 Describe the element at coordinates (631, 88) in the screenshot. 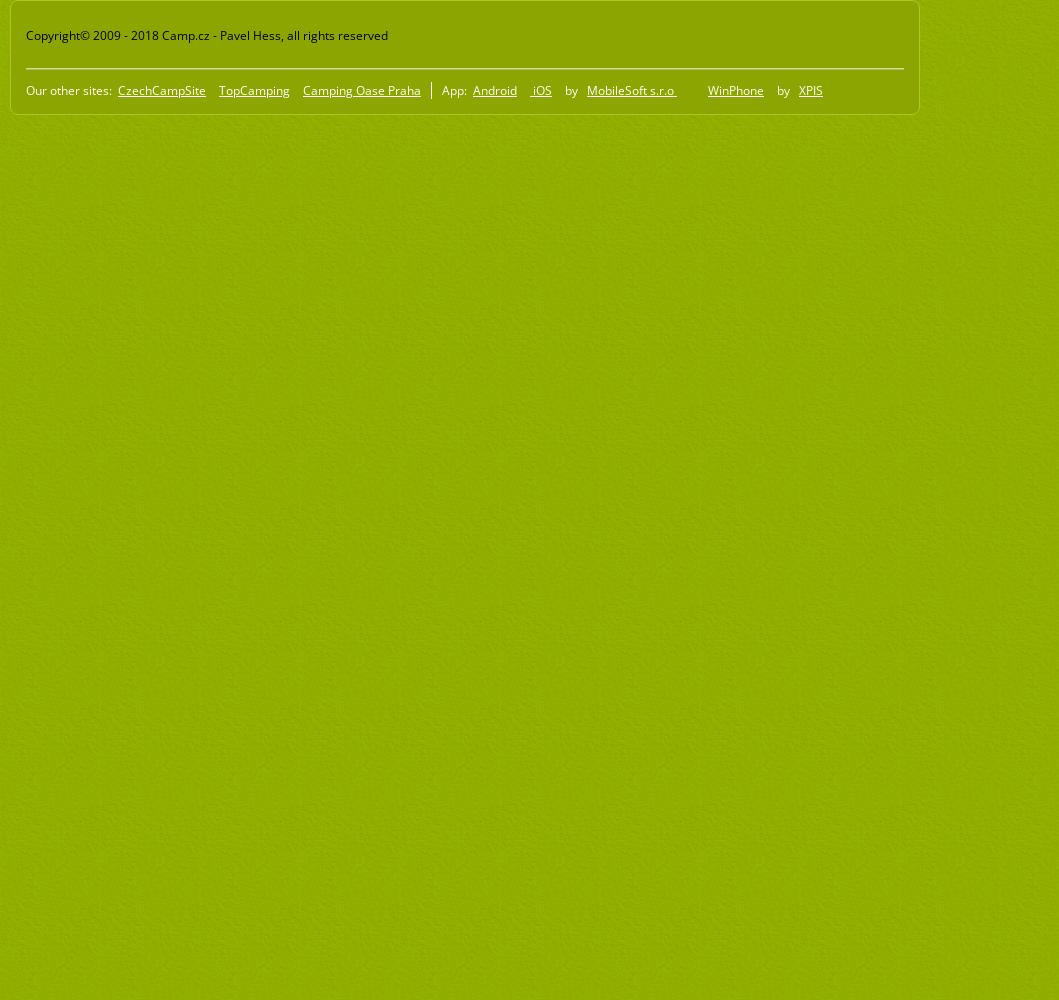

I see `'MobileSoft s.r.o'` at that location.